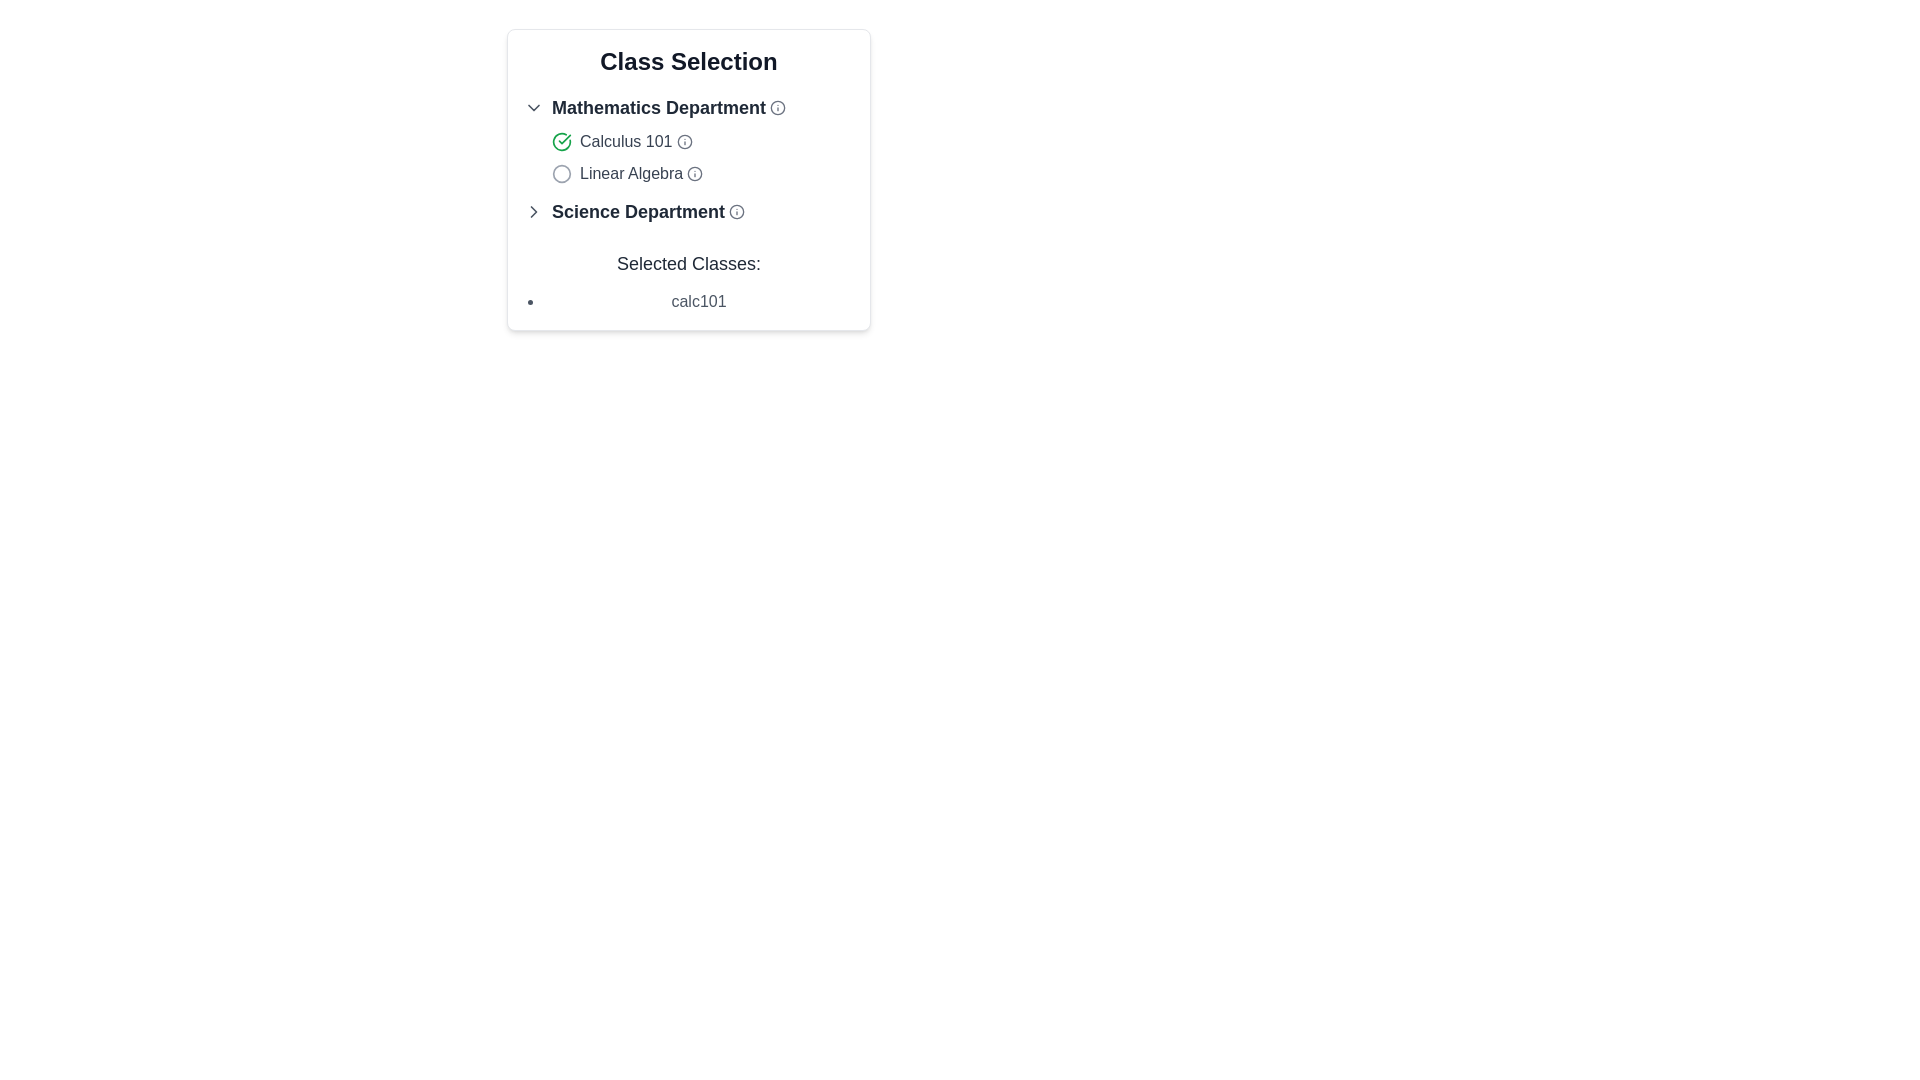  Describe the element at coordinates (637, 212) in the screenshot. I see `the 'Science Department' label, which is styled with a bold font, dark grayish color, and is located under the 'Mathematics Department' section` at that location.